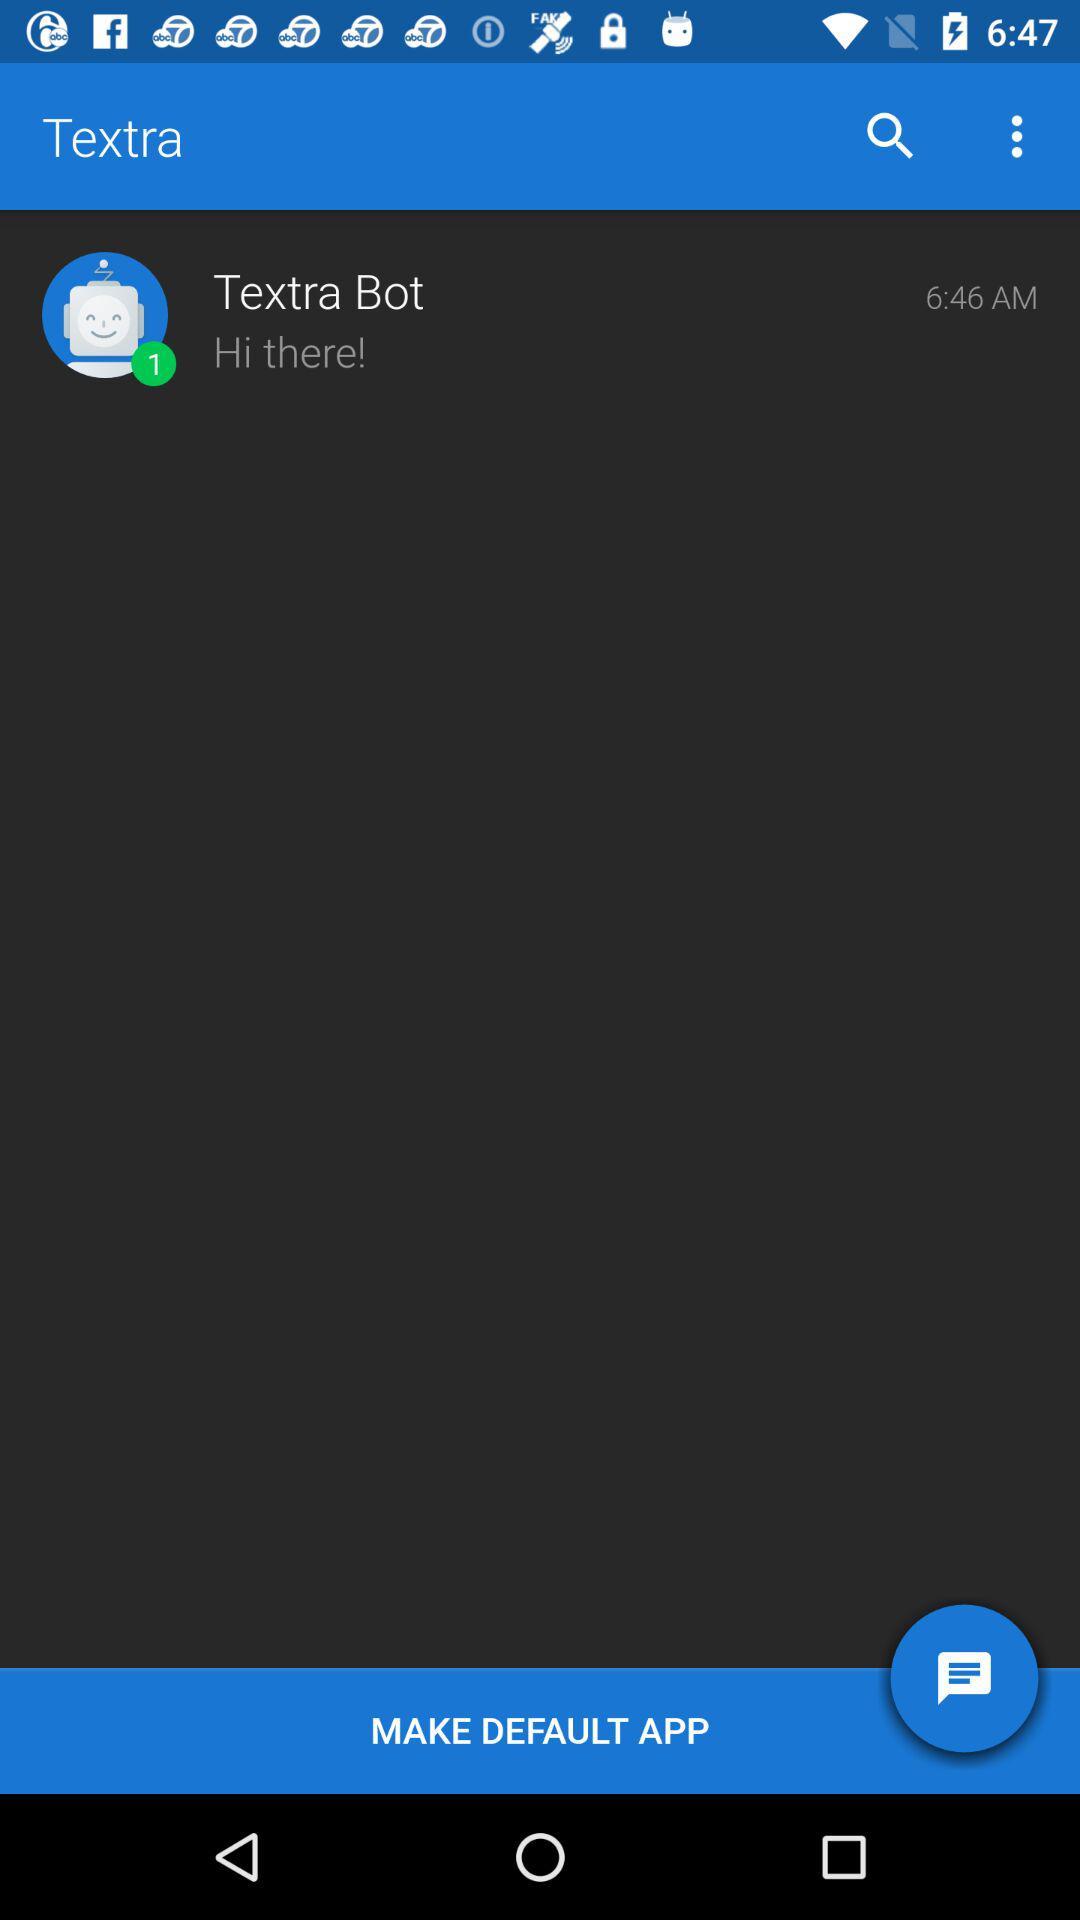  What do you see at coordinates (963, 1678) in the screenshot?
I see `the icon to the right of make default app` at bounding box center [963, 1678].